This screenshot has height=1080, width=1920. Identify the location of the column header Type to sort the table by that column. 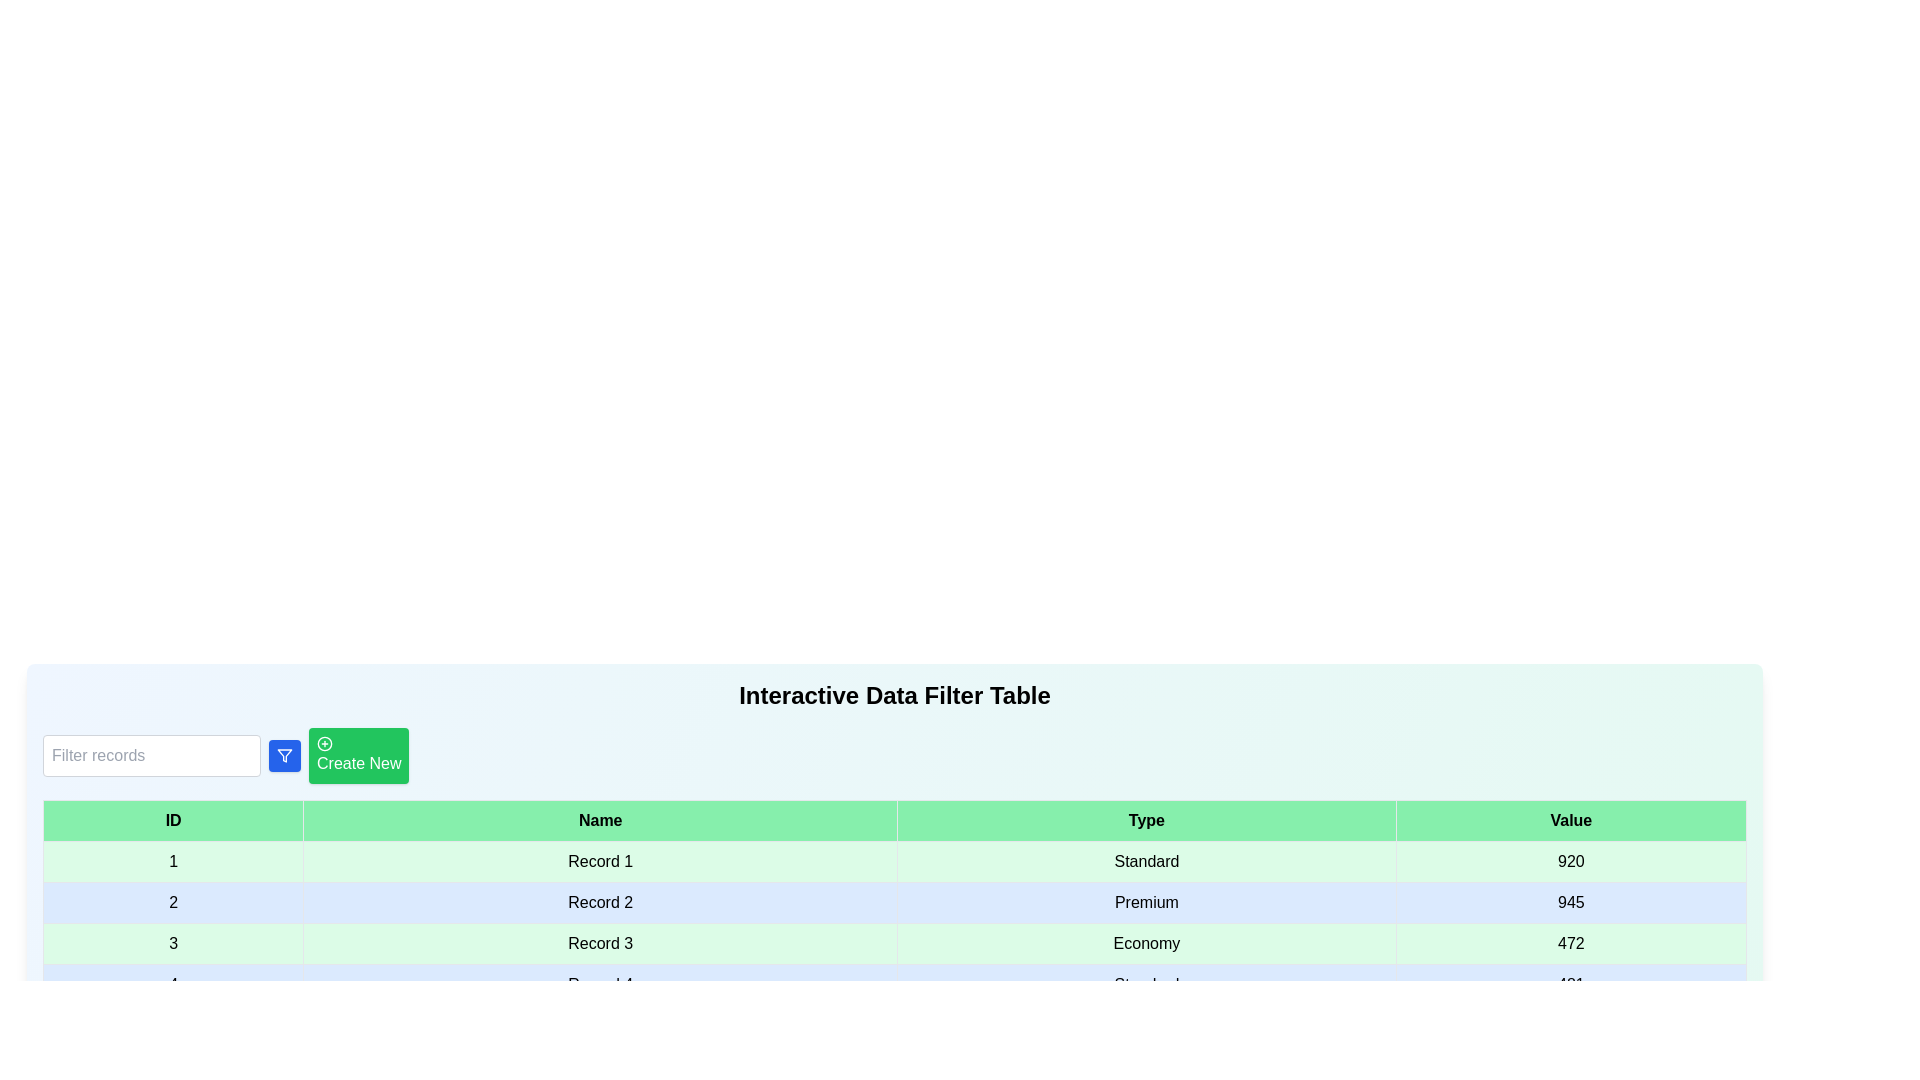
(1147, 821).